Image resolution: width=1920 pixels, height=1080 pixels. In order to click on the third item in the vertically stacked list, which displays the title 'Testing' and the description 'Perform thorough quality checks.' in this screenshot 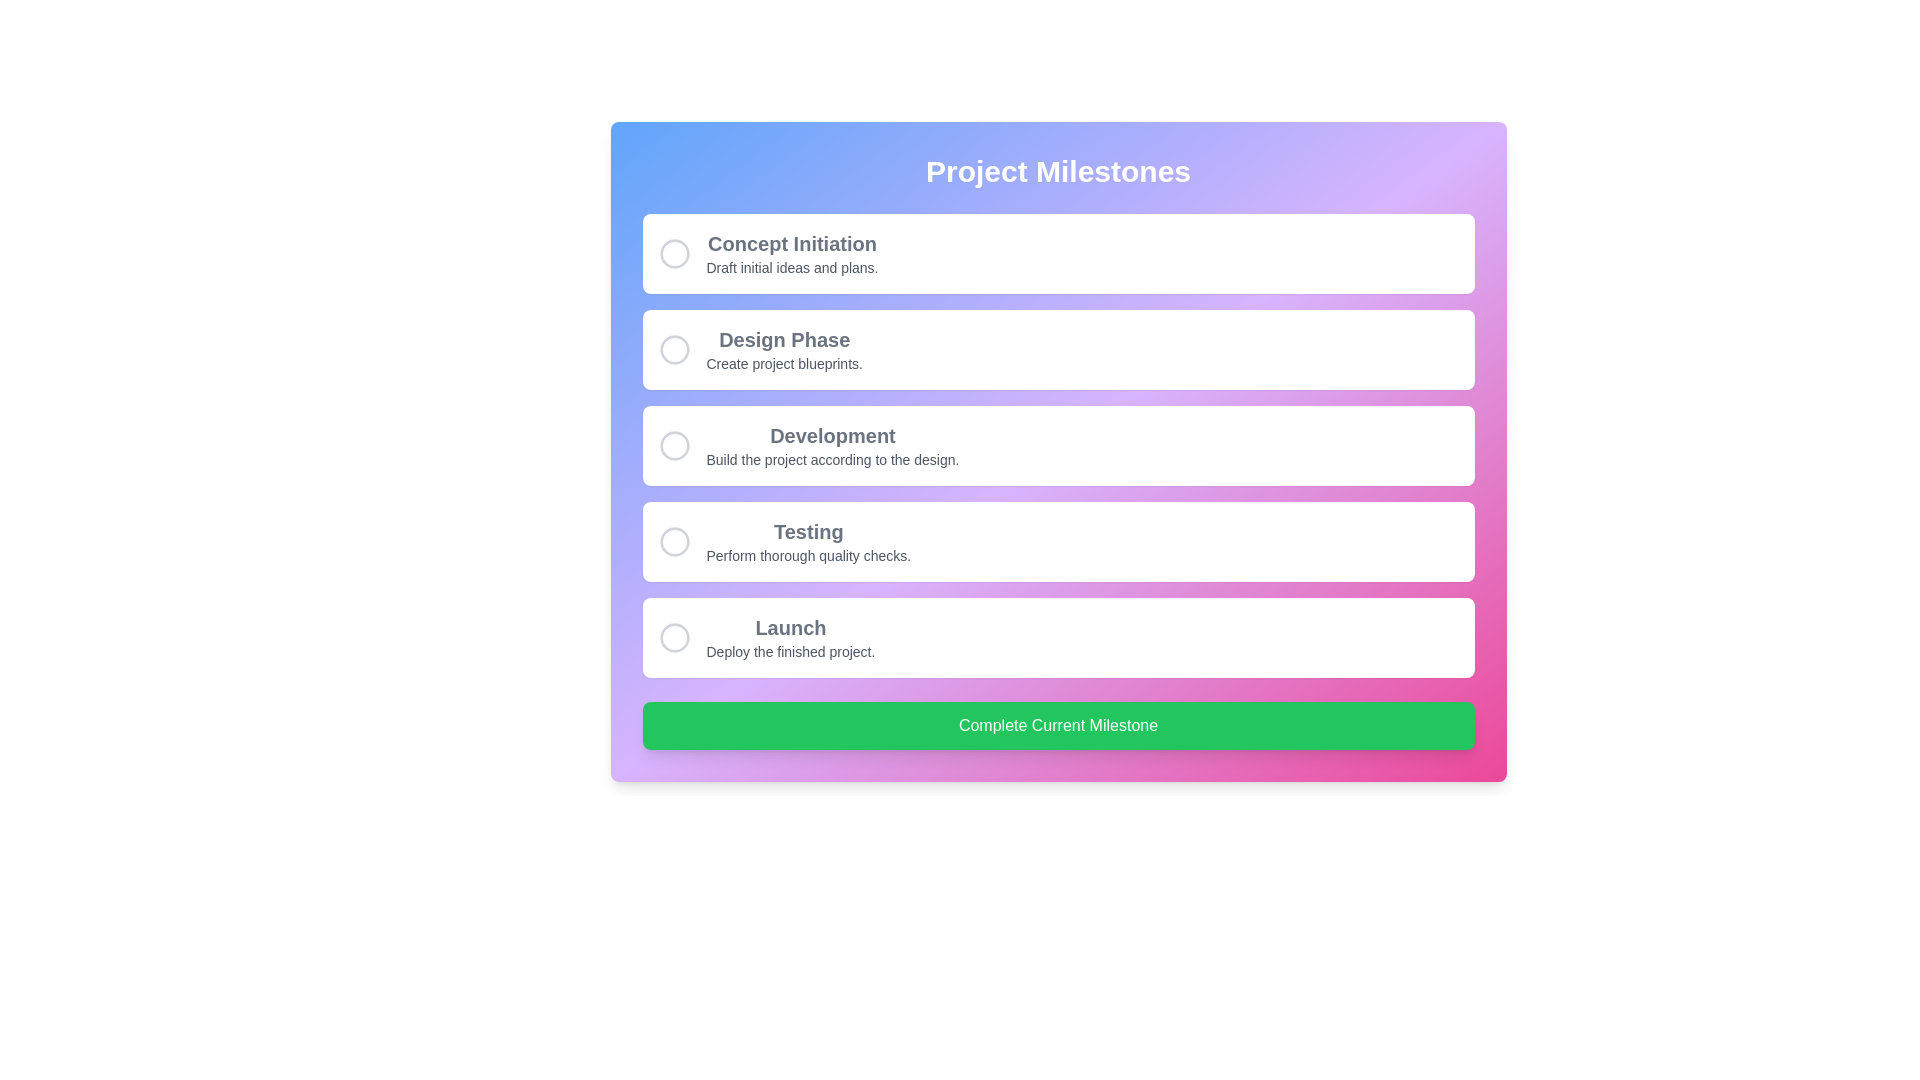, I will do `click(808, 542)`.